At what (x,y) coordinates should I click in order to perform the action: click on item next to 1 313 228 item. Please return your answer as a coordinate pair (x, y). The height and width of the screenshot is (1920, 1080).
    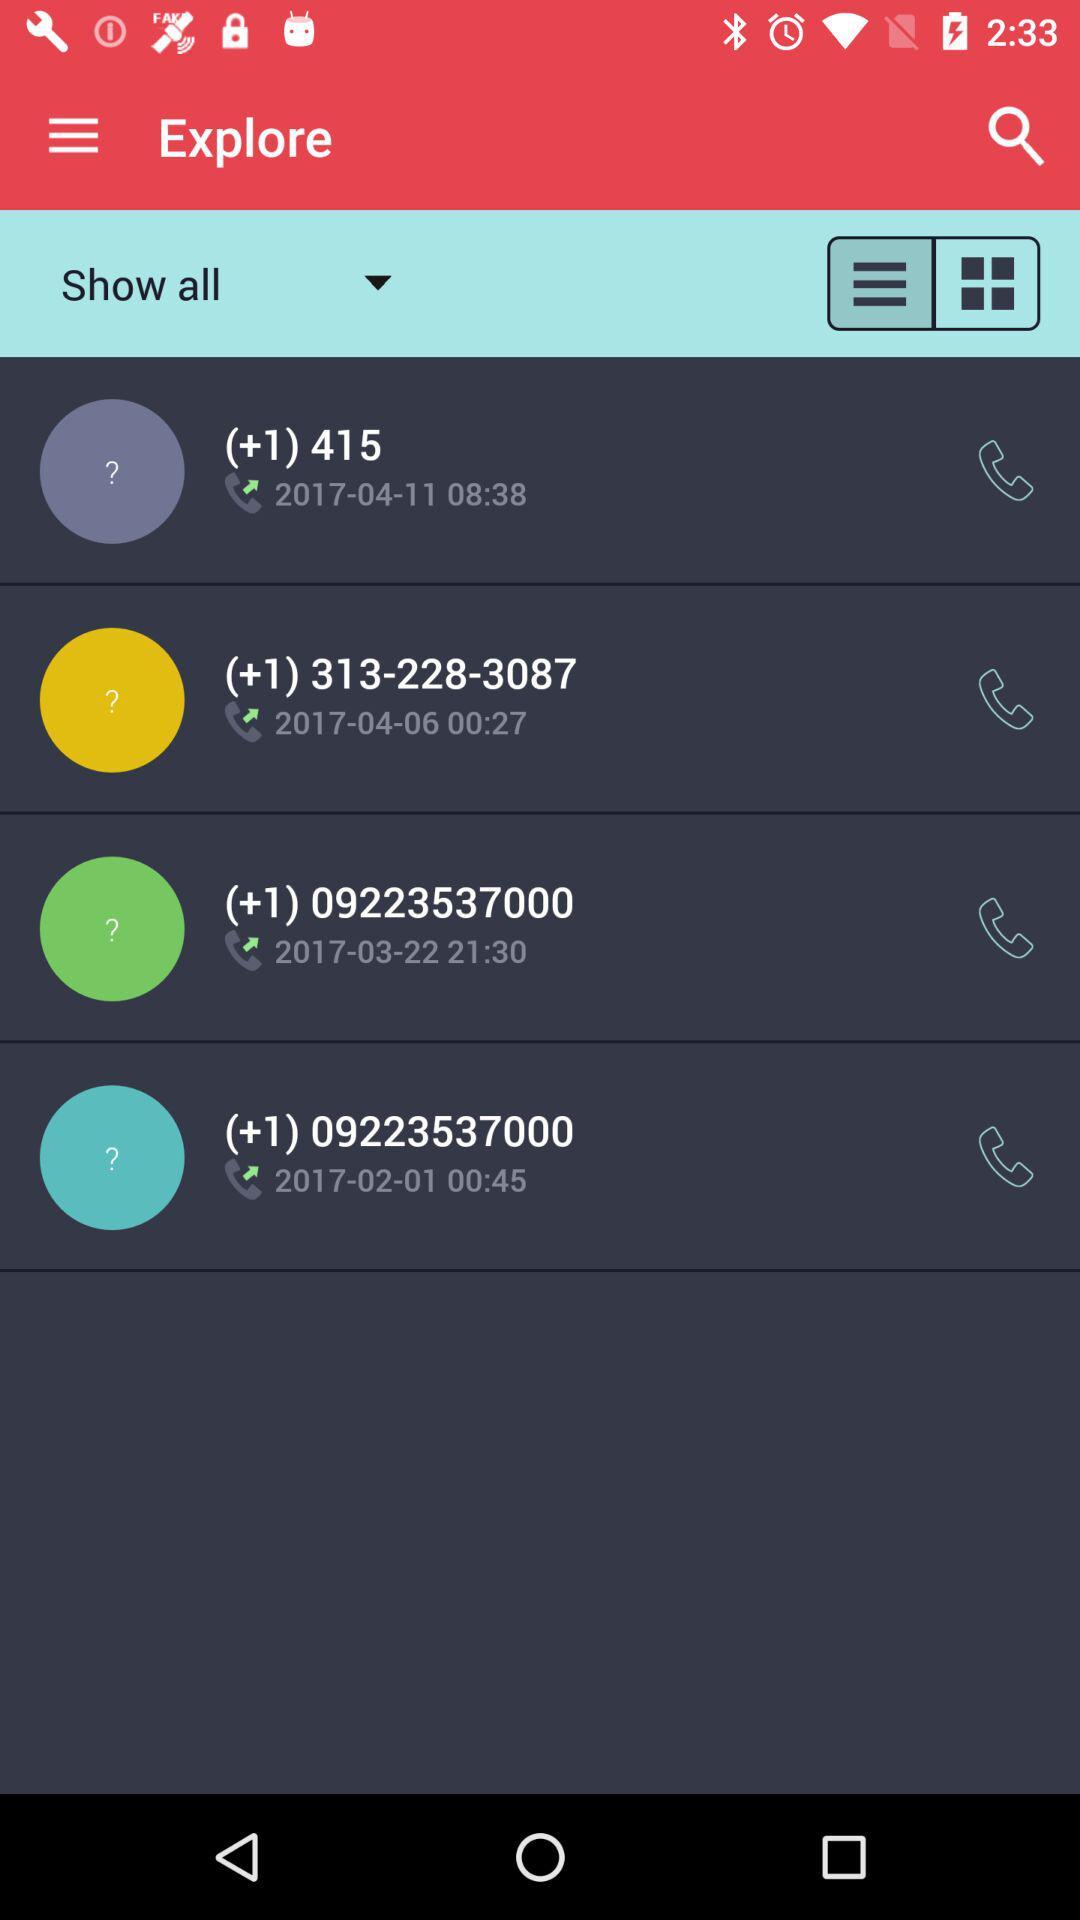
    Looking at the image, I should click on (1006, 699).